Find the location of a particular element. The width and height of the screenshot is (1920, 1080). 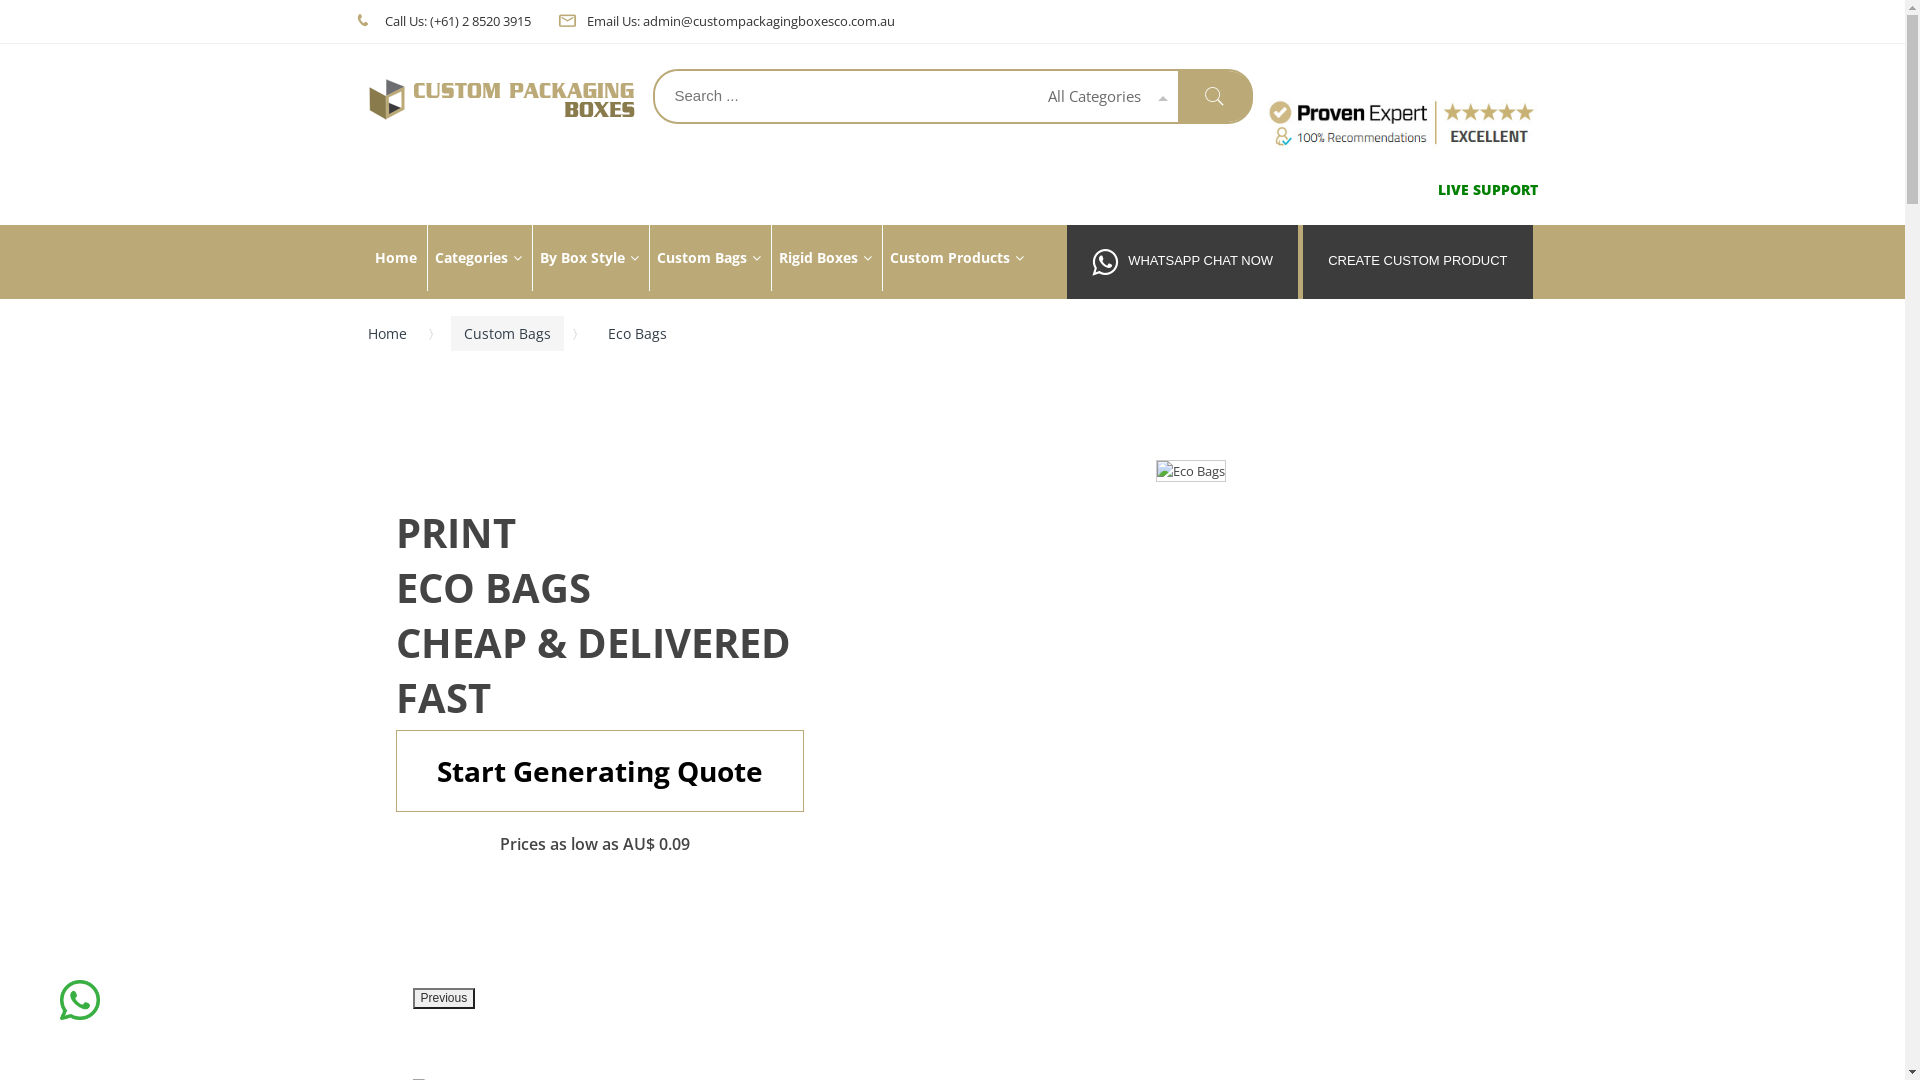

'All Categories' is located at coordinates (1032, 96).